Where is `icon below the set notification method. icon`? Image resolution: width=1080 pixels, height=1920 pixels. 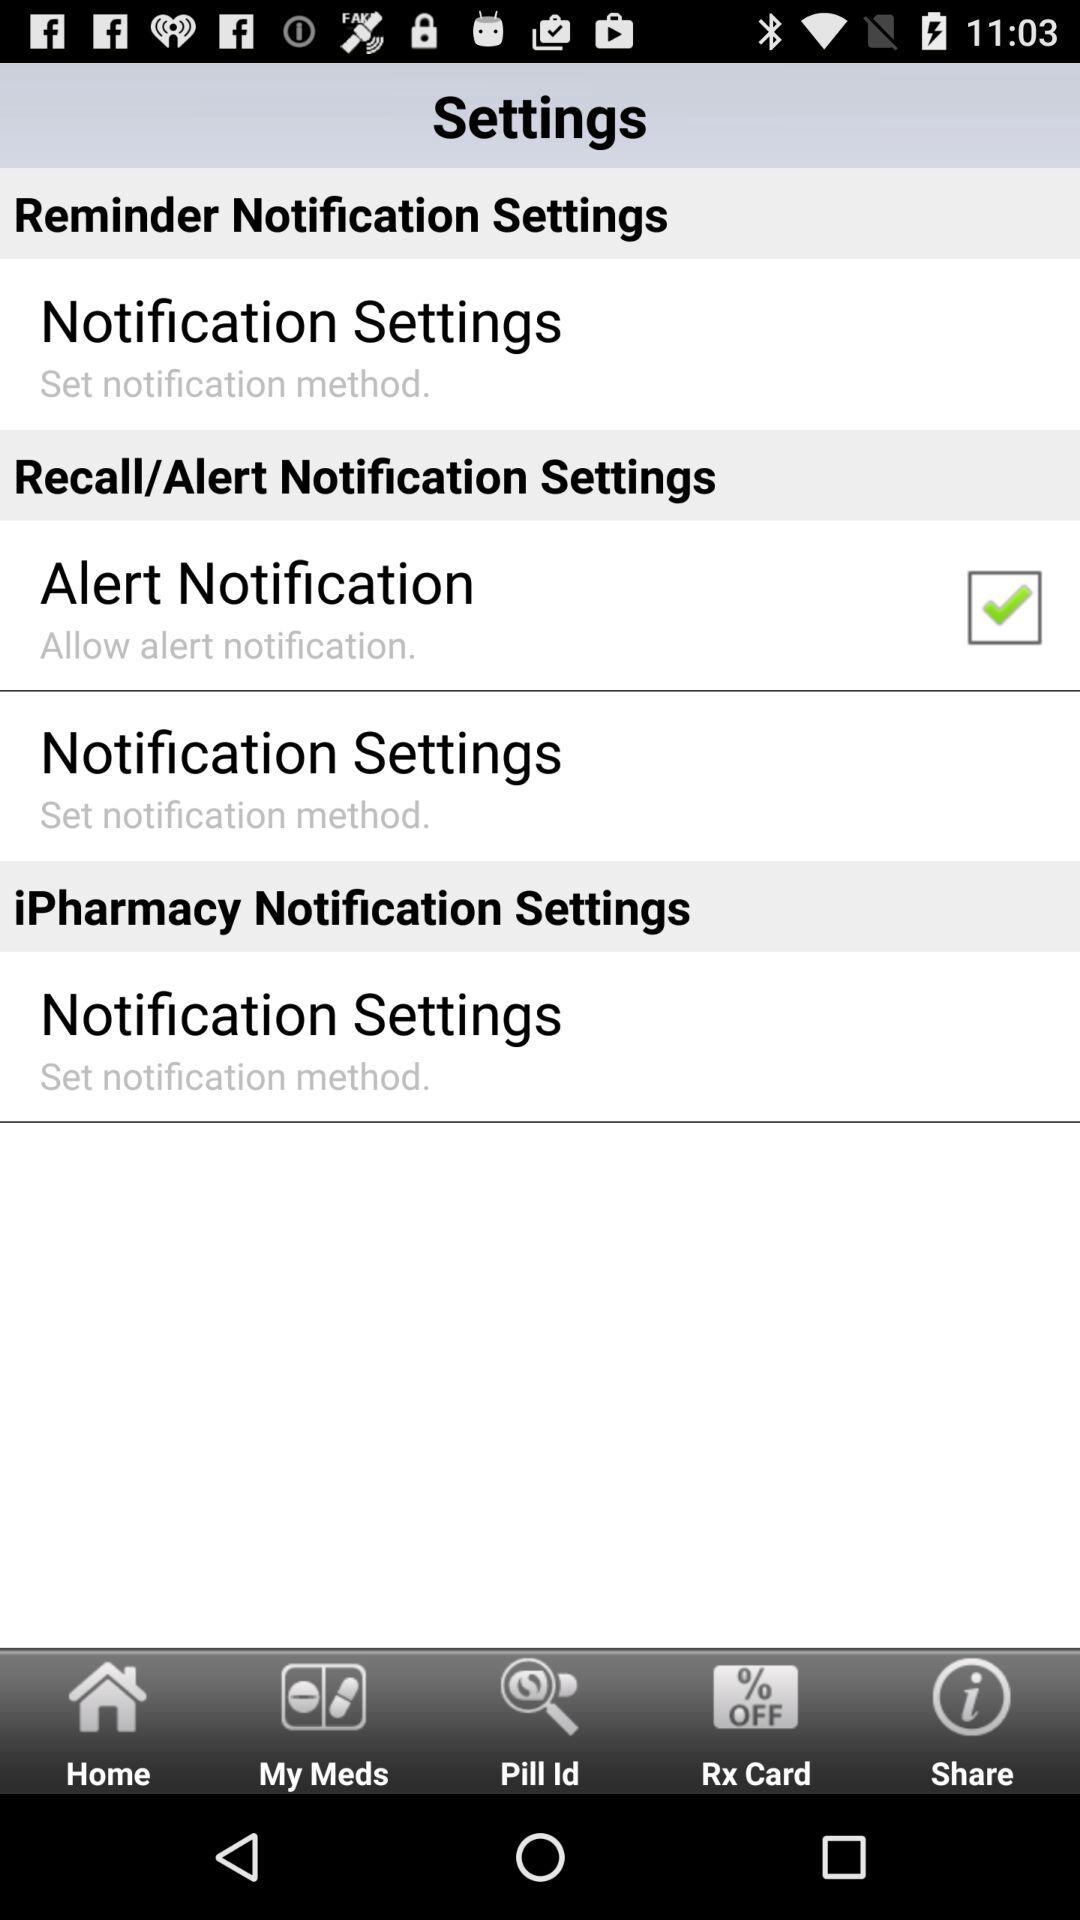 icon below the set notification method. icon is located at coordinates (540, 1719).